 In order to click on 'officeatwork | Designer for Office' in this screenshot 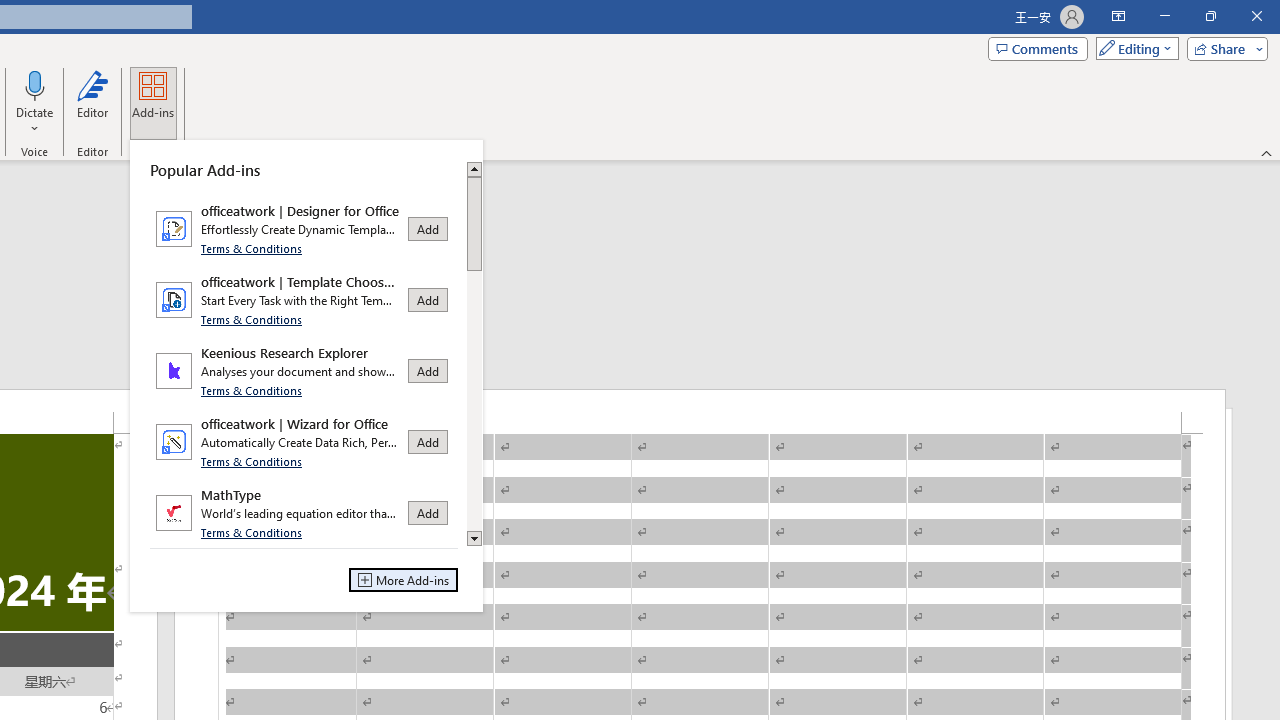, I will do `click(303, 227)`.